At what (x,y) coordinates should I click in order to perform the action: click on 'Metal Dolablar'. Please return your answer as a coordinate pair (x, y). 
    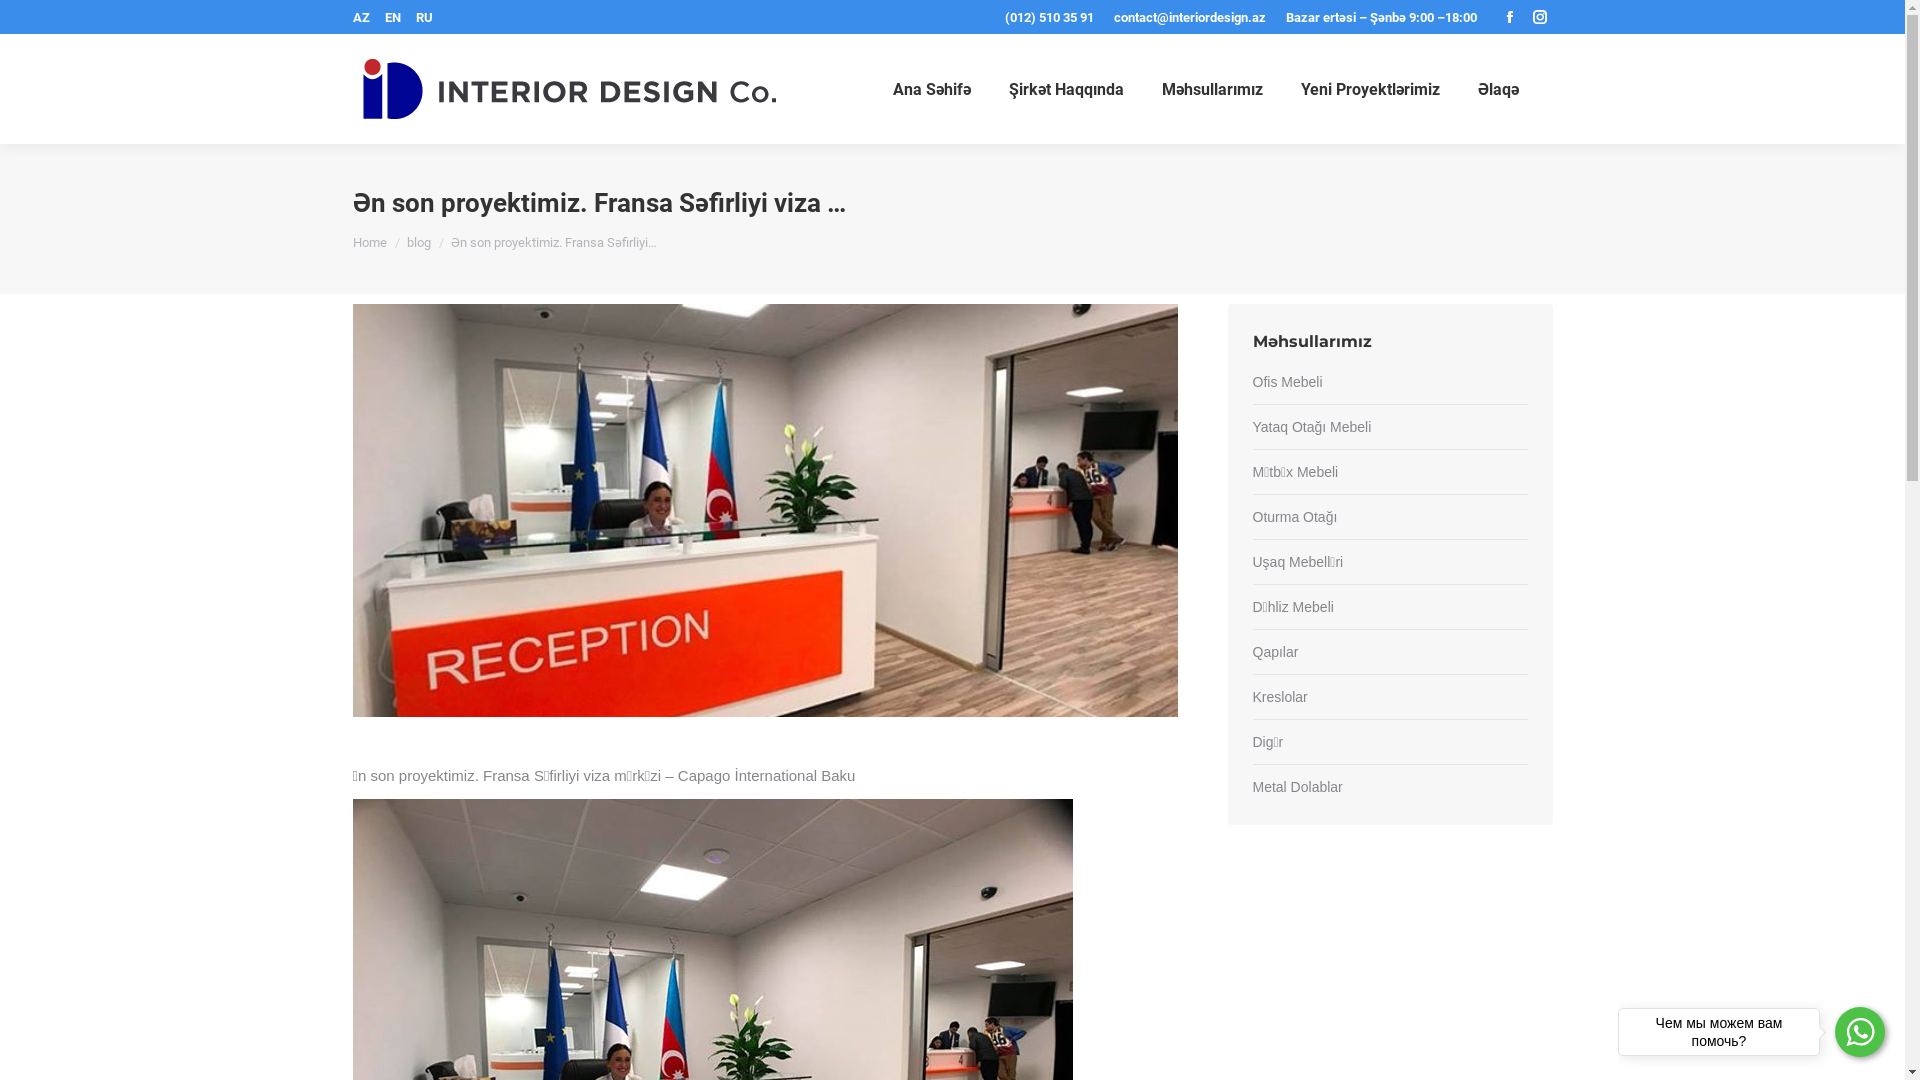
    Looking at the image, I should click on (1296, 786).